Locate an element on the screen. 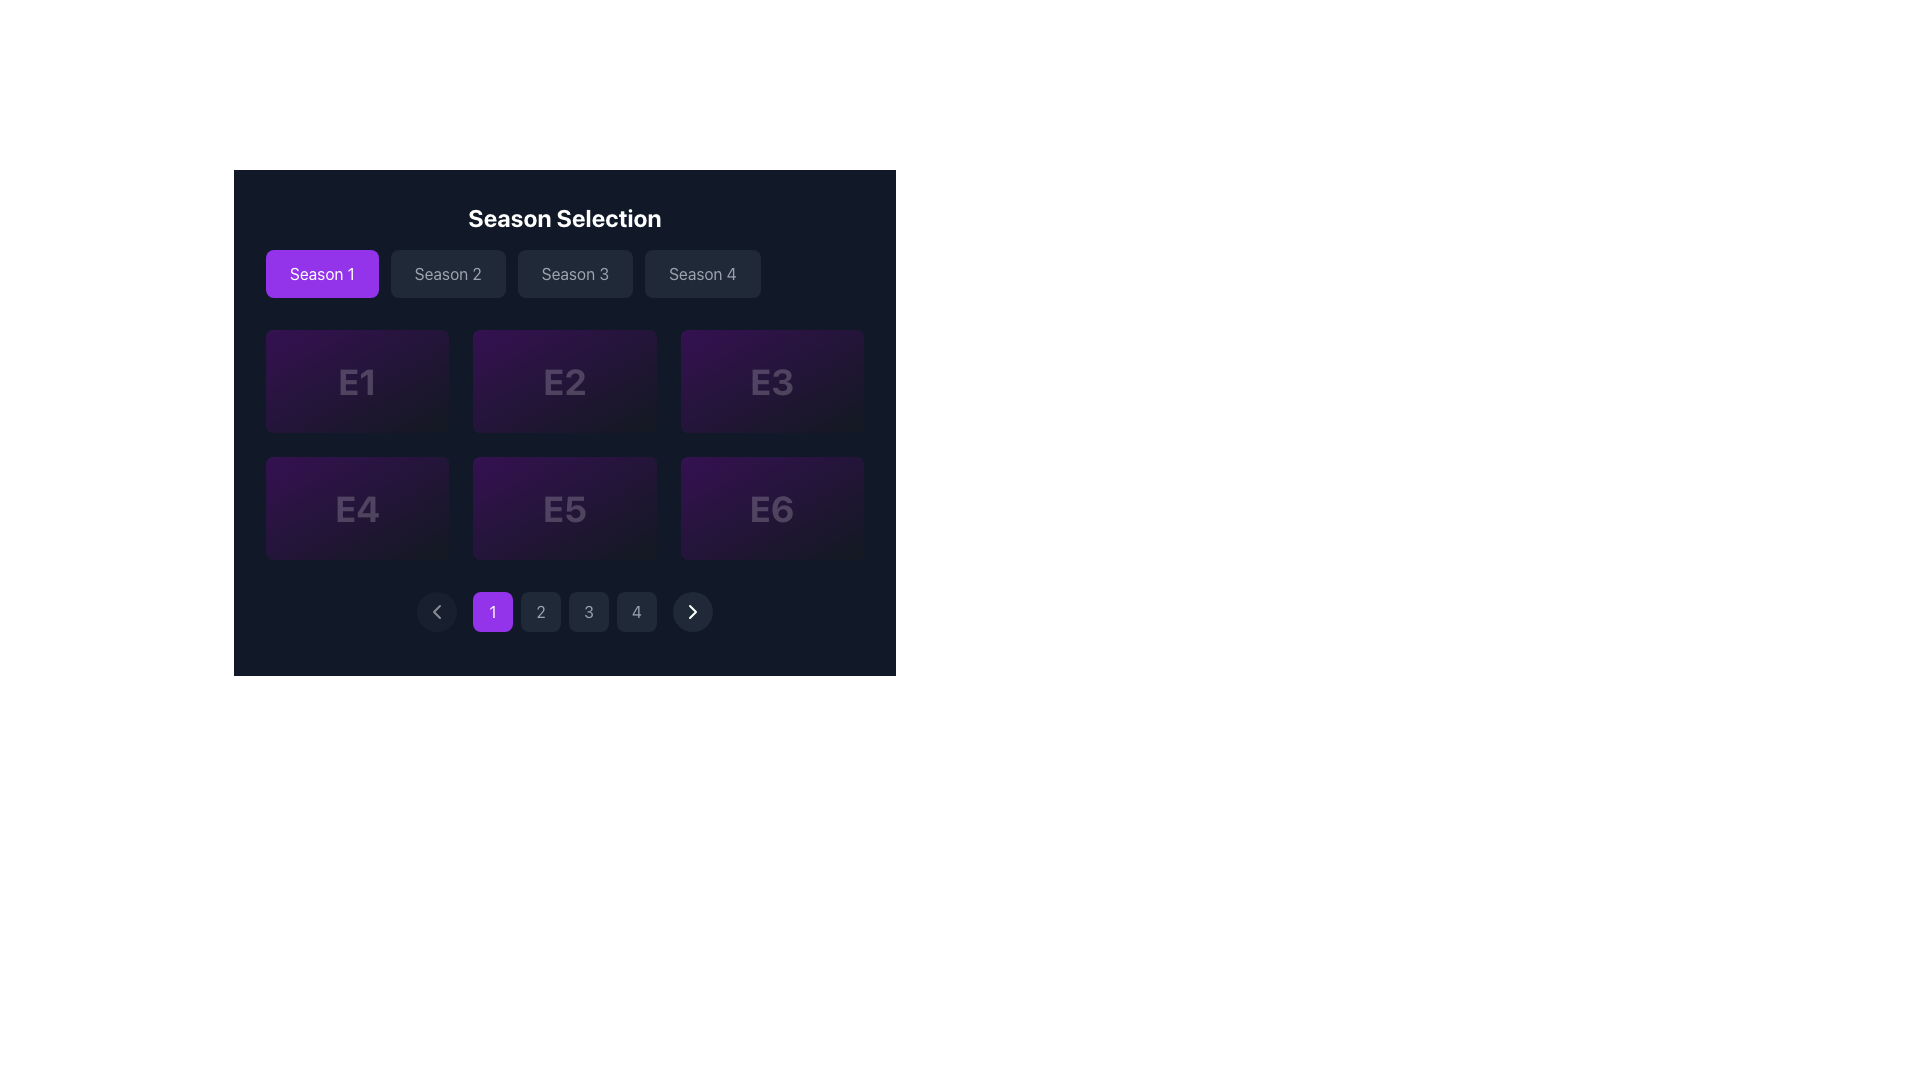  the selectable option labeled 'E3' in the grid layout under 'Season Selection' is located at coordinates (771, 381).